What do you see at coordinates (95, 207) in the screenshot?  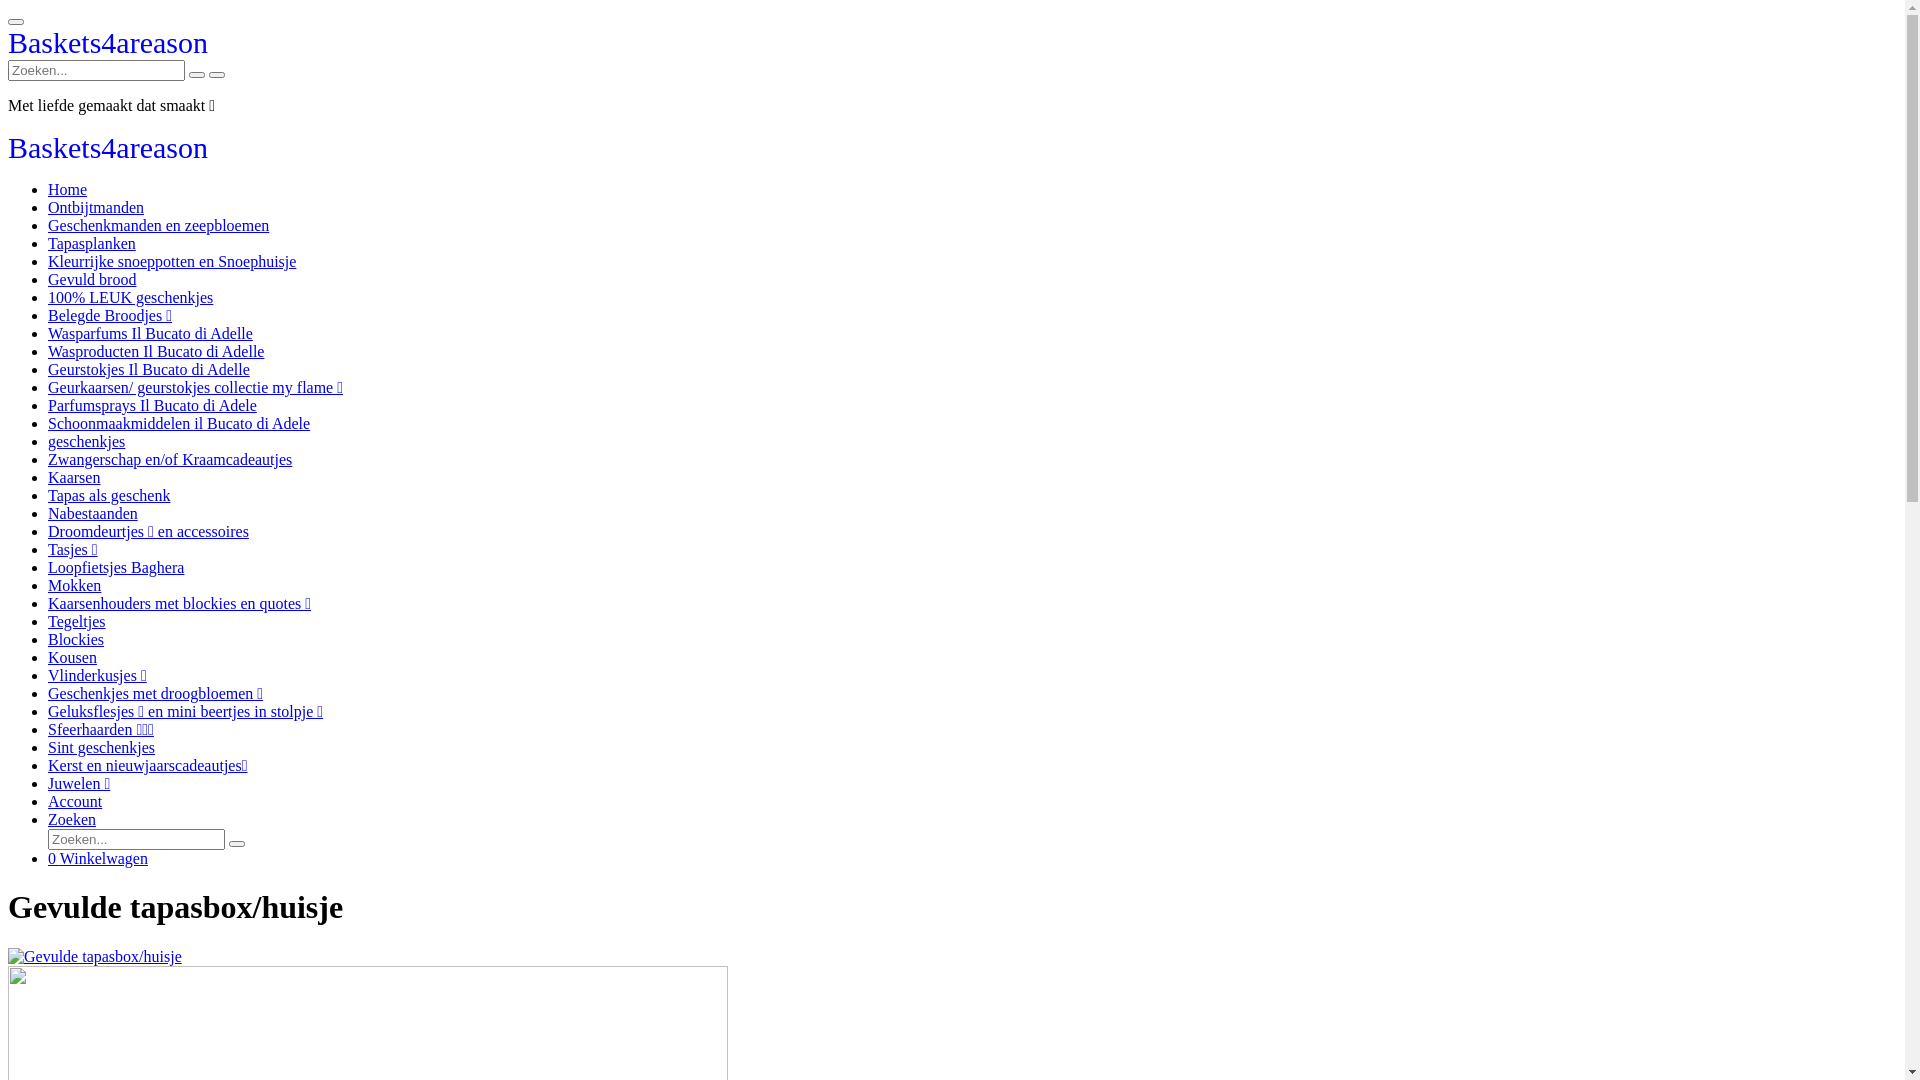 I see `'Ontbijtmanden'` at bounding box center [95, 207].